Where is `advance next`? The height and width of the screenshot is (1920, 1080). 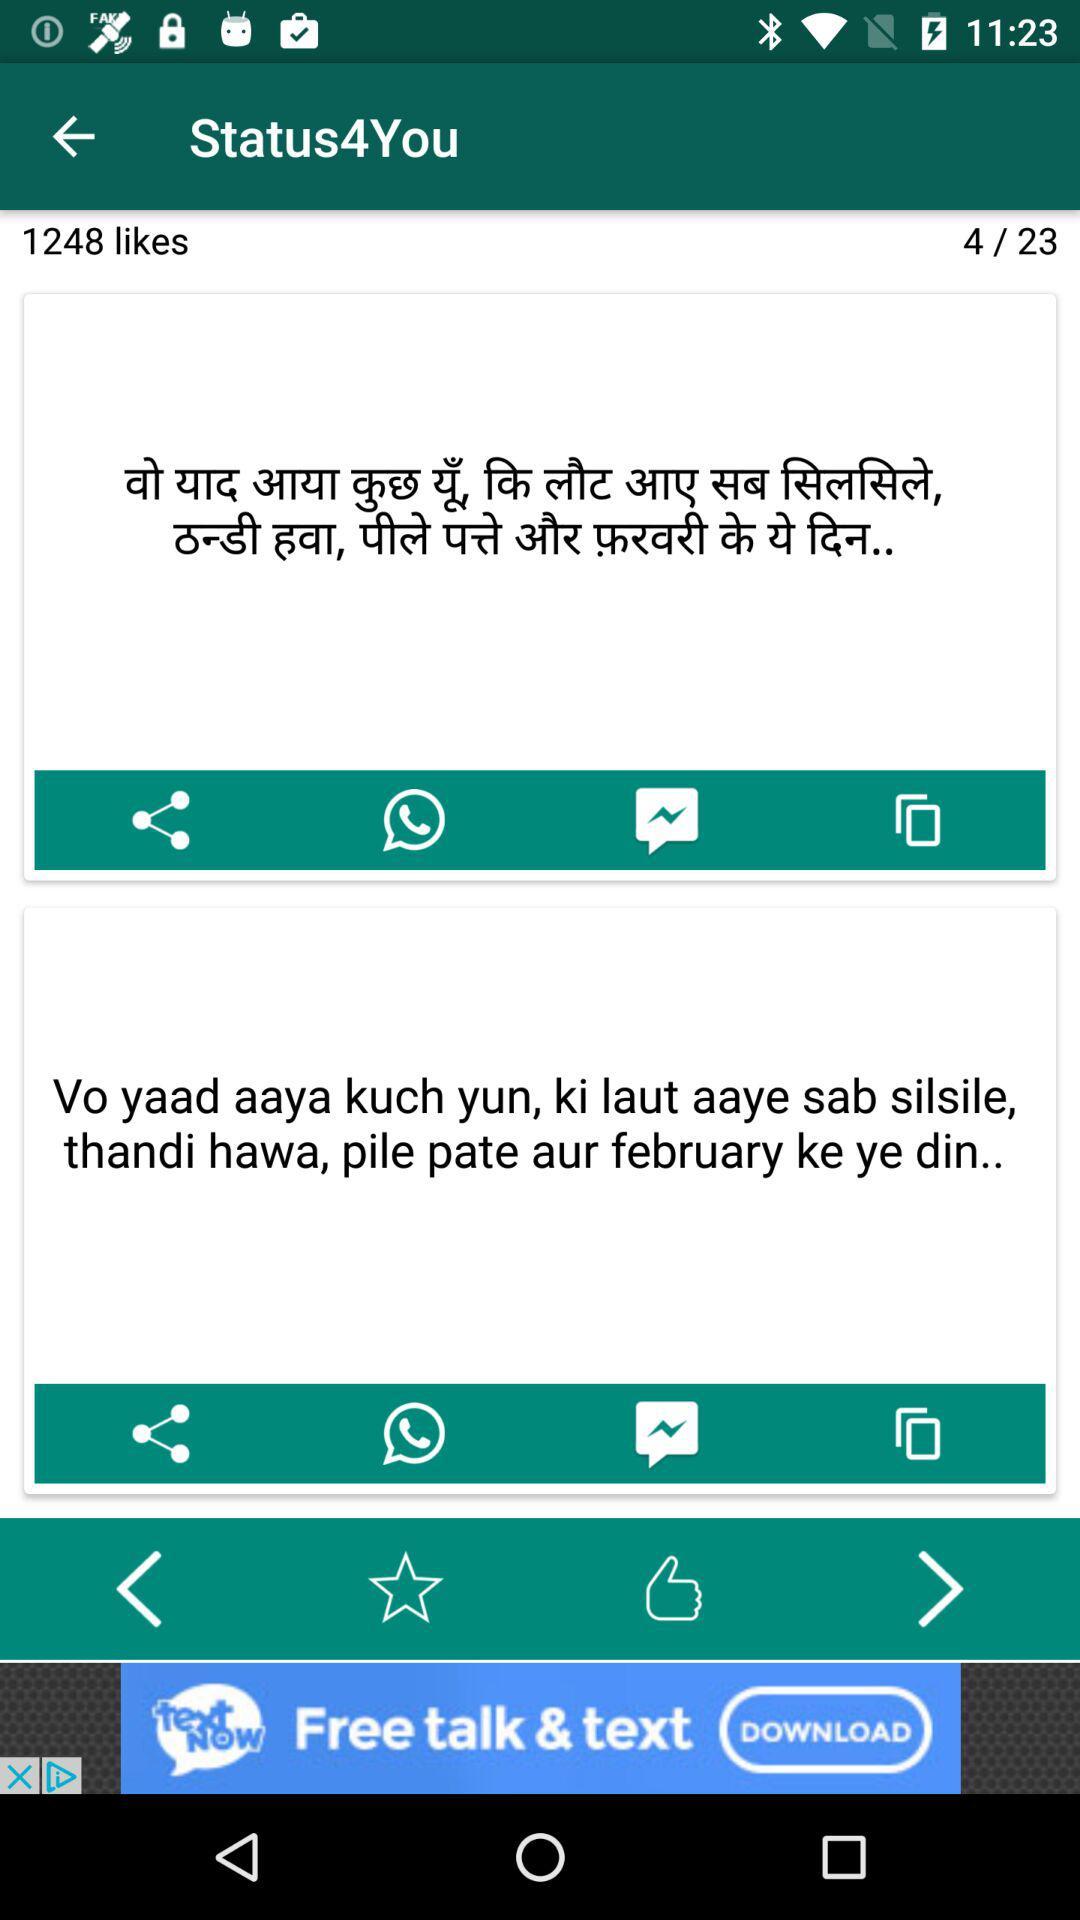 advance next is located at coordinates (940, 1587).